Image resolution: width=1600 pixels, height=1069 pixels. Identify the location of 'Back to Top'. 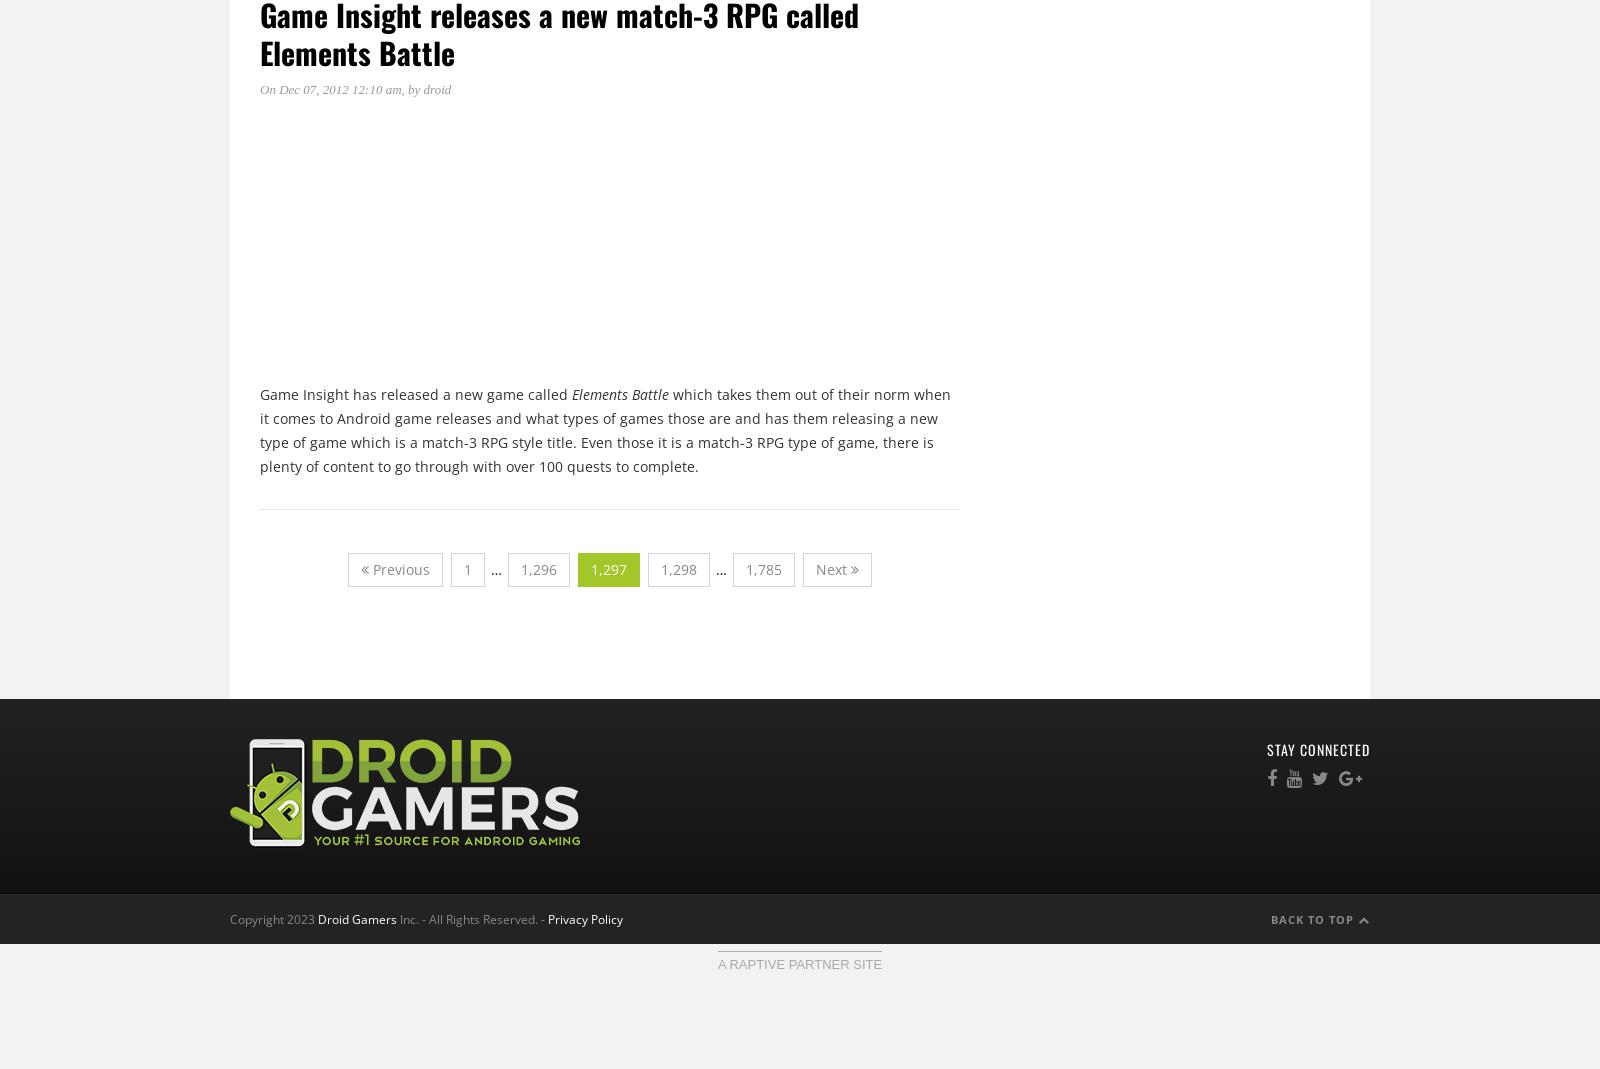
(1313, 917).